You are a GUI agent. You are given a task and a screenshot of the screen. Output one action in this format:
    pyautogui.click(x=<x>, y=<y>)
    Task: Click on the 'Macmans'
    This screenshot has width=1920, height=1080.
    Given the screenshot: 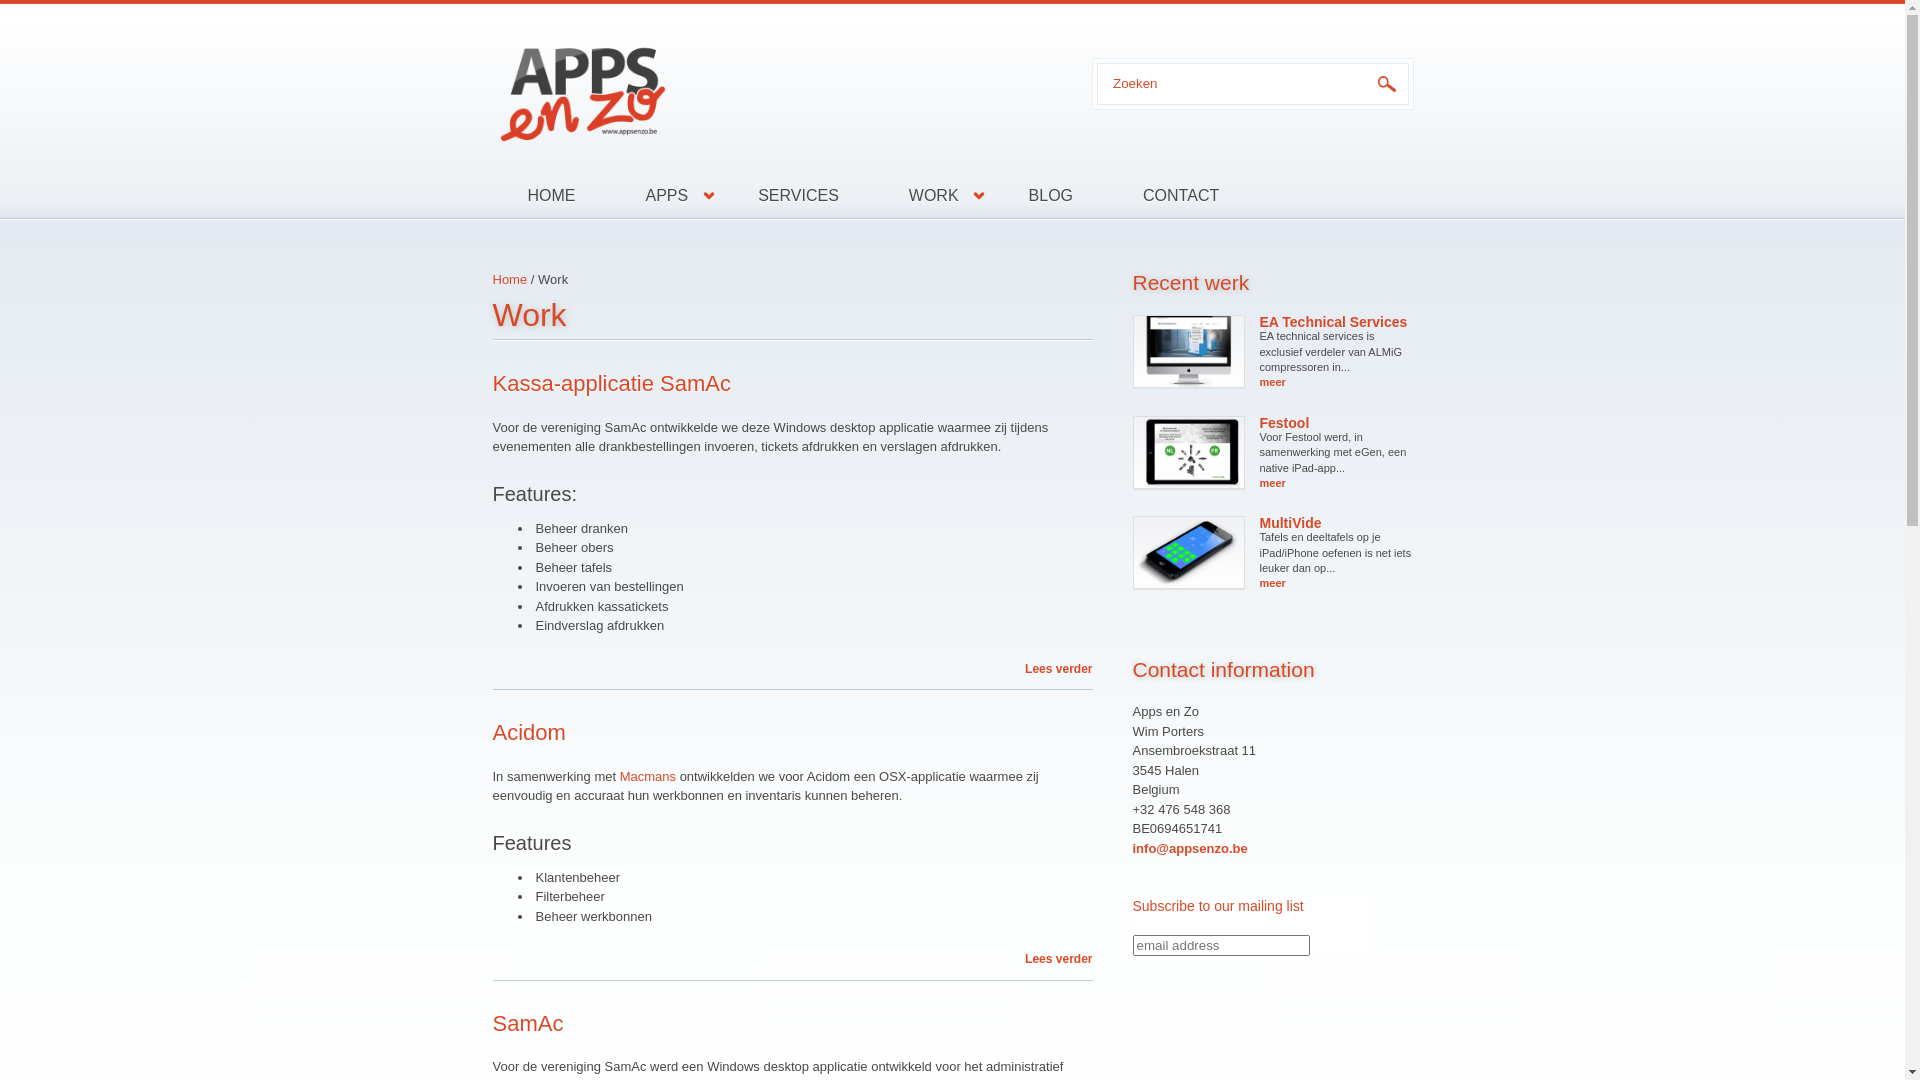 What is the action you would take?
    pyautogui.click(x=618, y=775)
    